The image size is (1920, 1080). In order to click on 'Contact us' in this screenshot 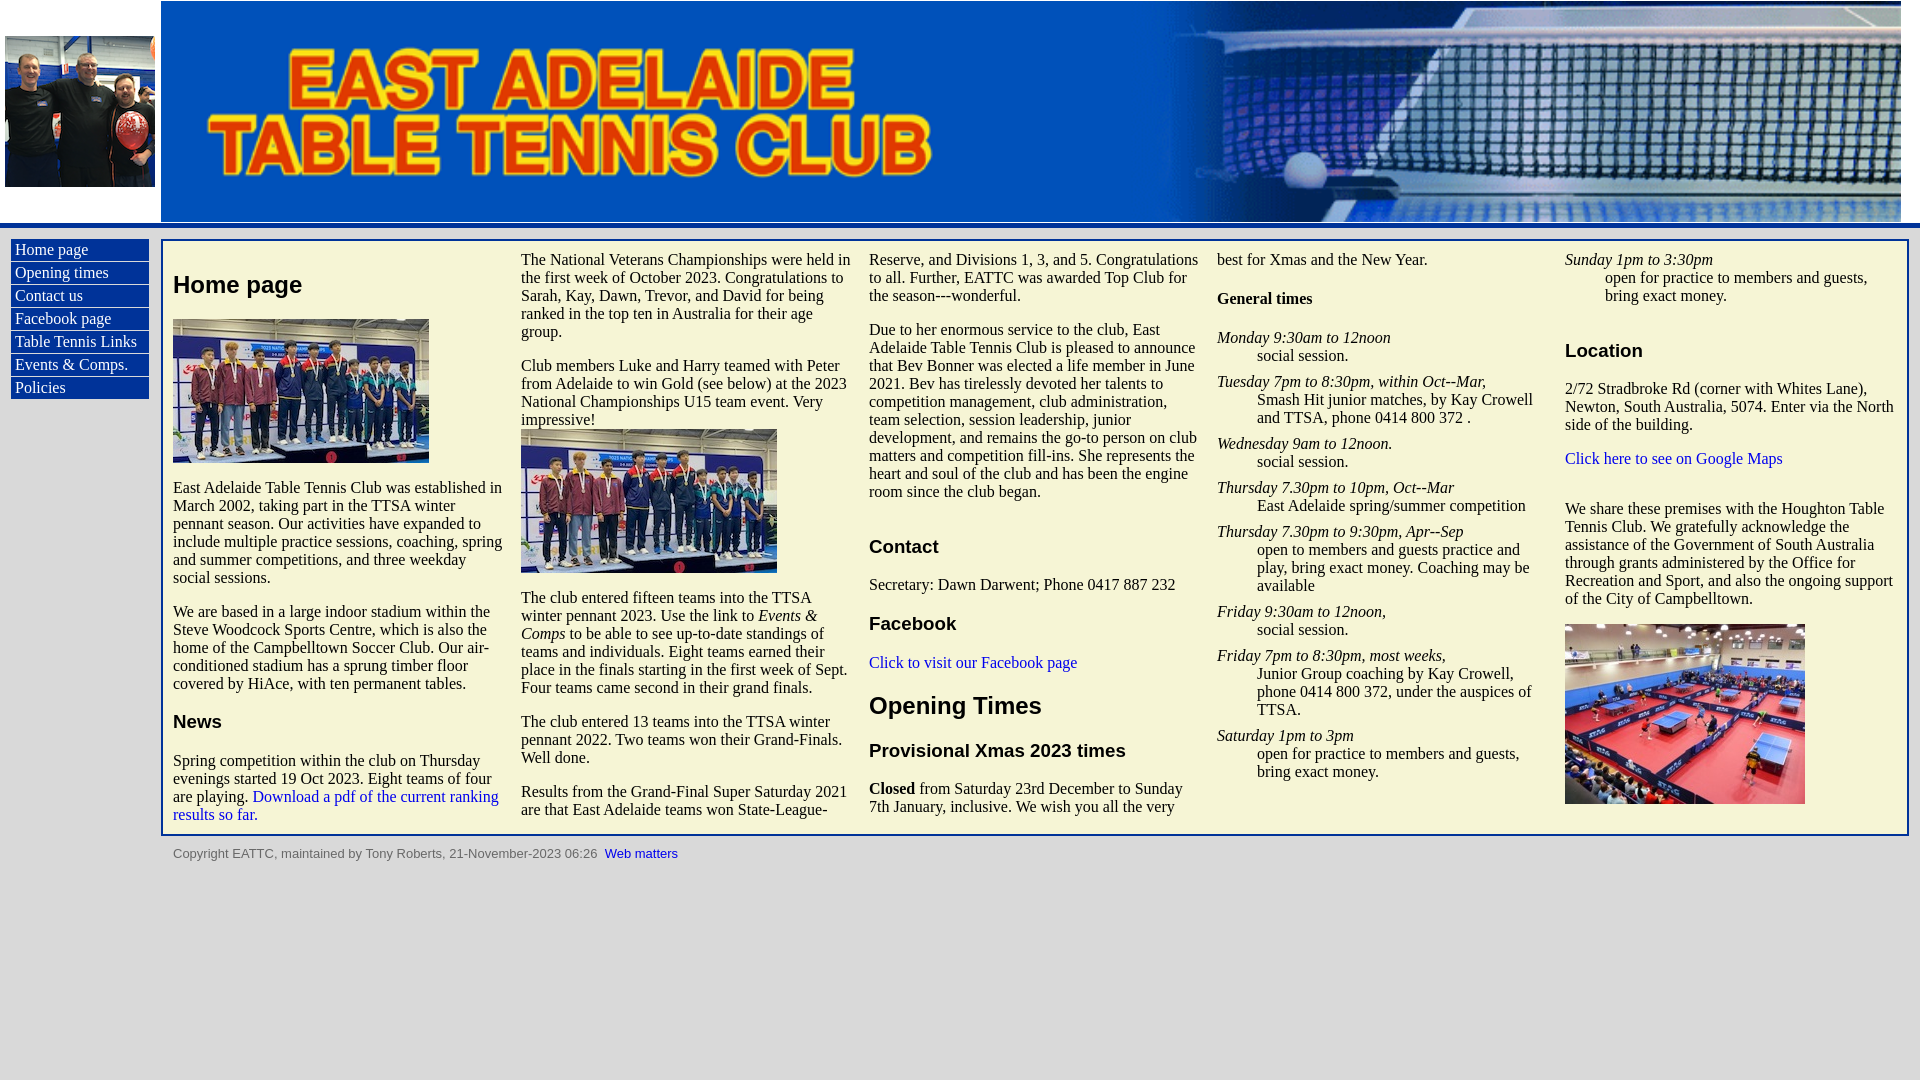, I will do `click(80, 296)`.